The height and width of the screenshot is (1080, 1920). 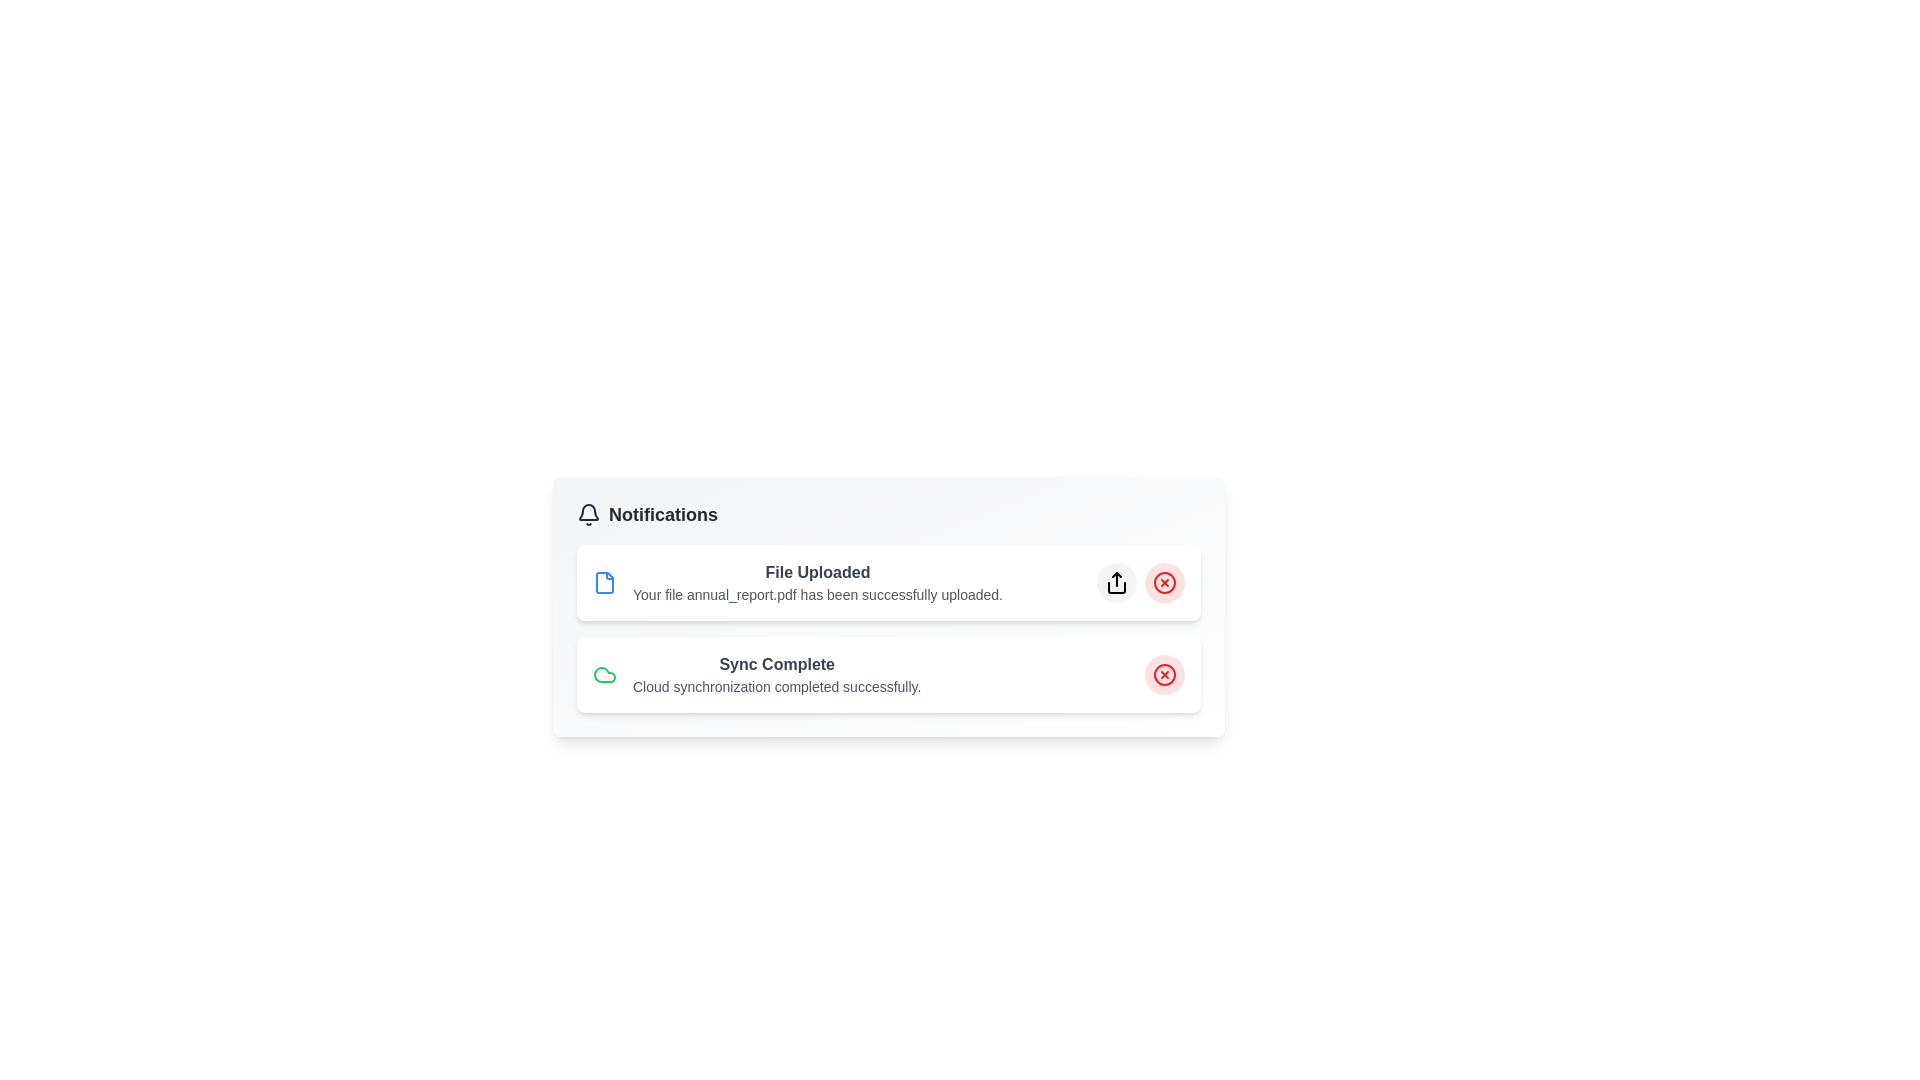 I want to click on the share icon button, which resembles a box with an upwards-pointing arrow, located to the right of the 'File Uploaded' notification title and above the red 'cancel' icon button in the notification bar, so click(x=1116, y=582).